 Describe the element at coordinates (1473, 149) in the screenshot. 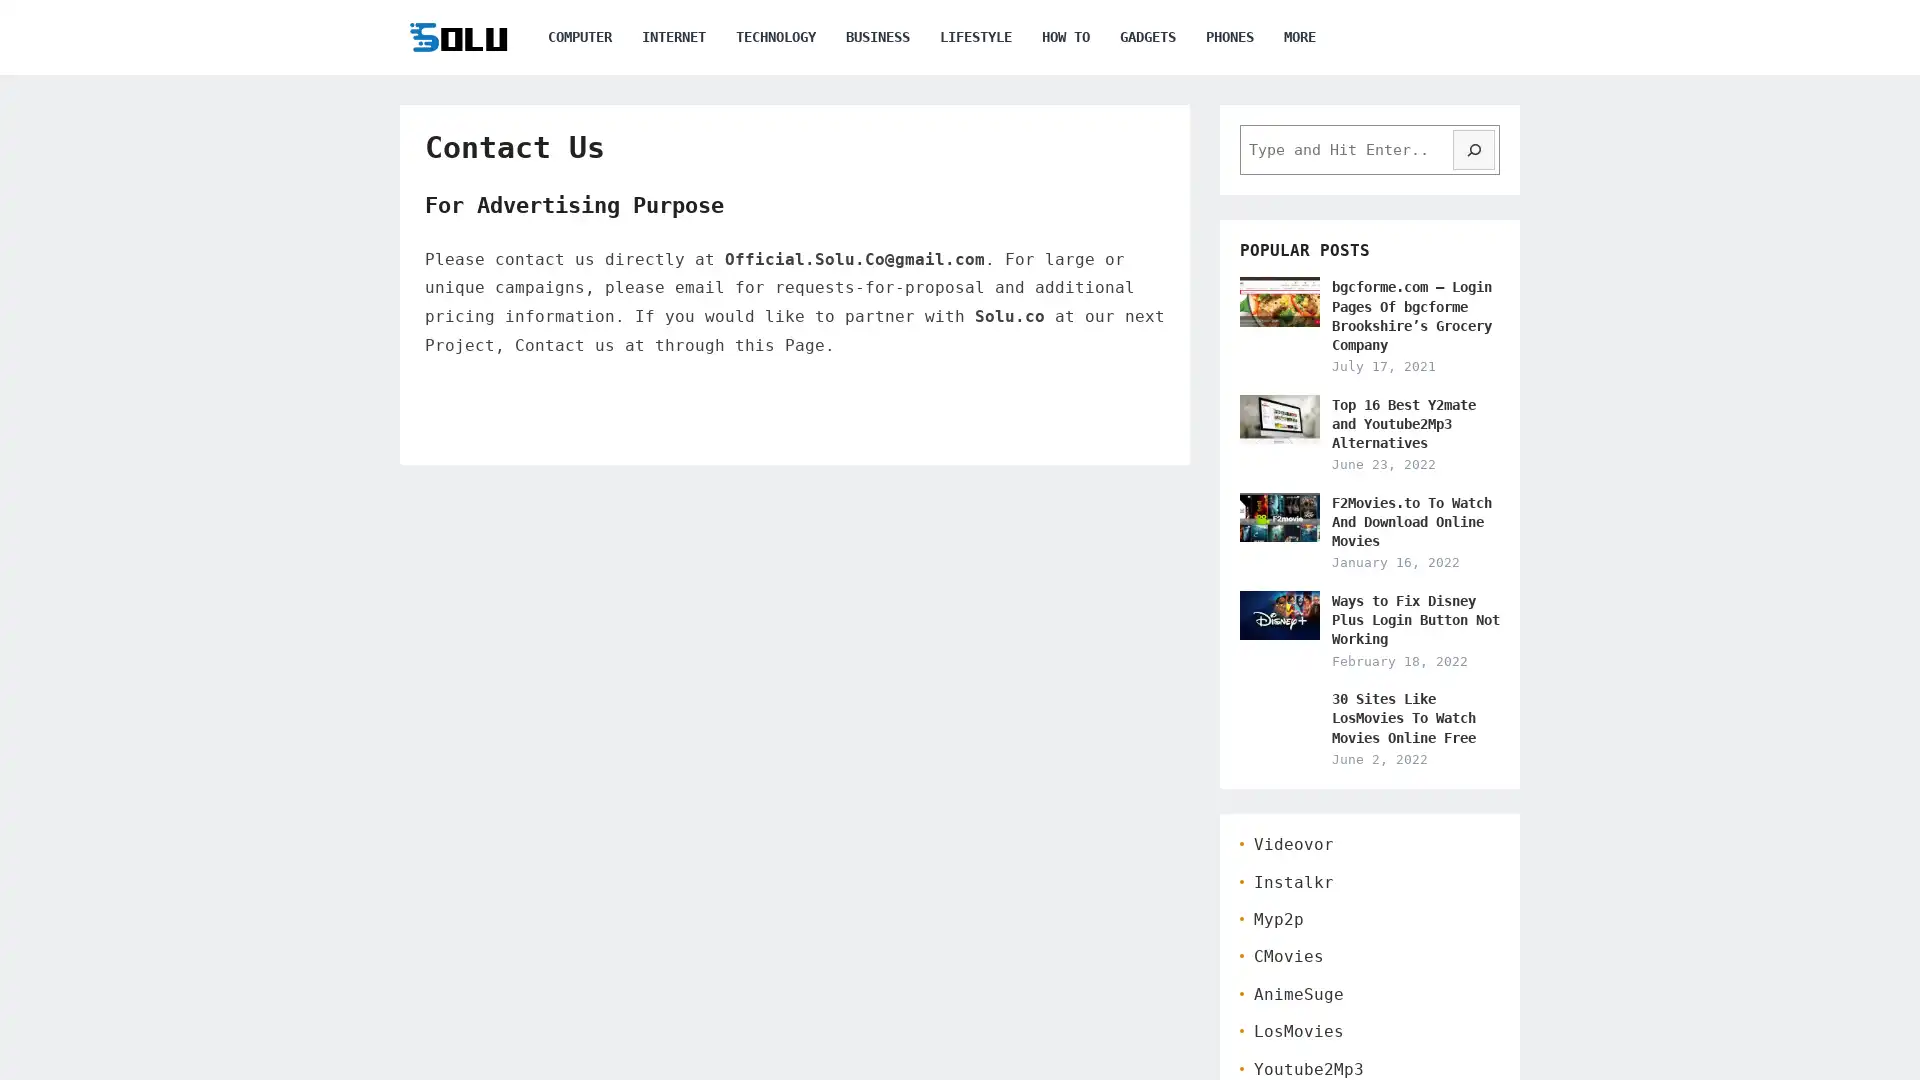

I see `Search` at that location.